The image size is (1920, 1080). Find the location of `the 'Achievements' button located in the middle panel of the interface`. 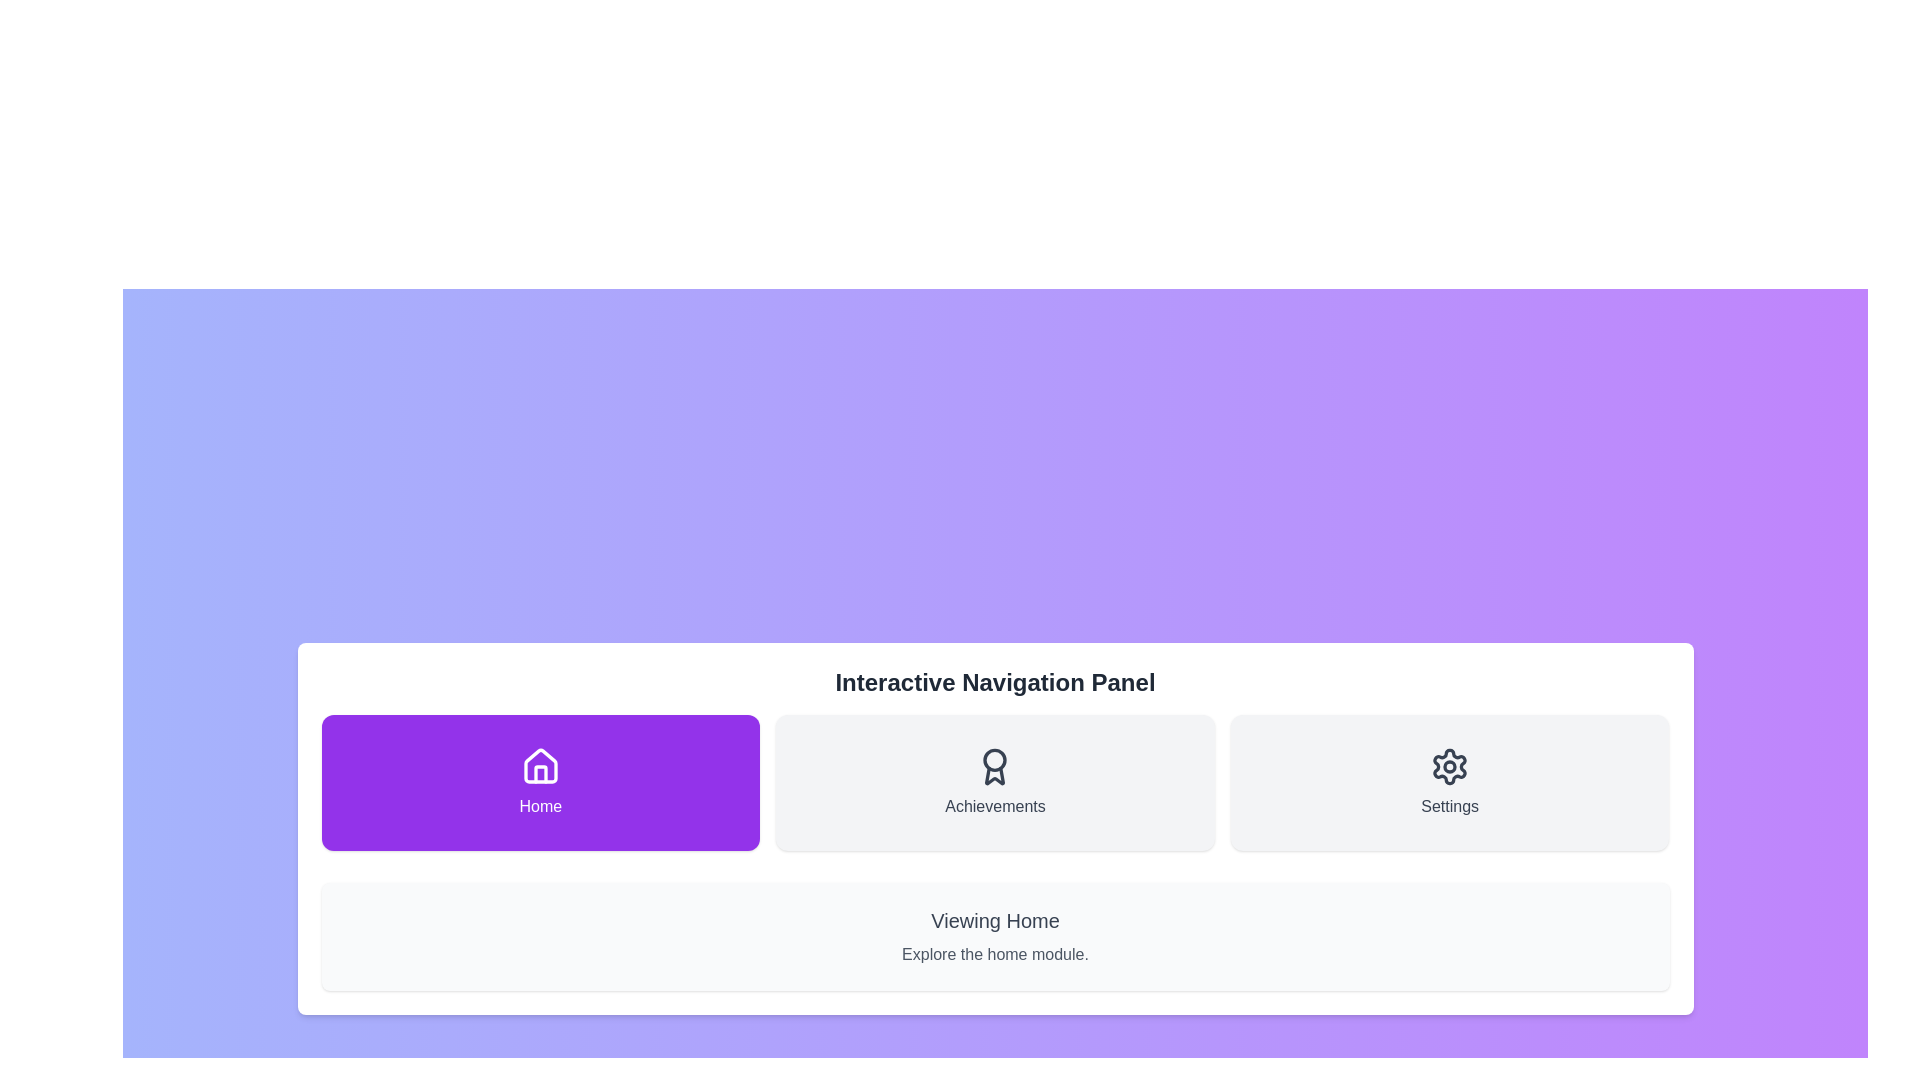

the 'Achievements' button located in the middle panel of the interface is located at coordinates (995, 782).